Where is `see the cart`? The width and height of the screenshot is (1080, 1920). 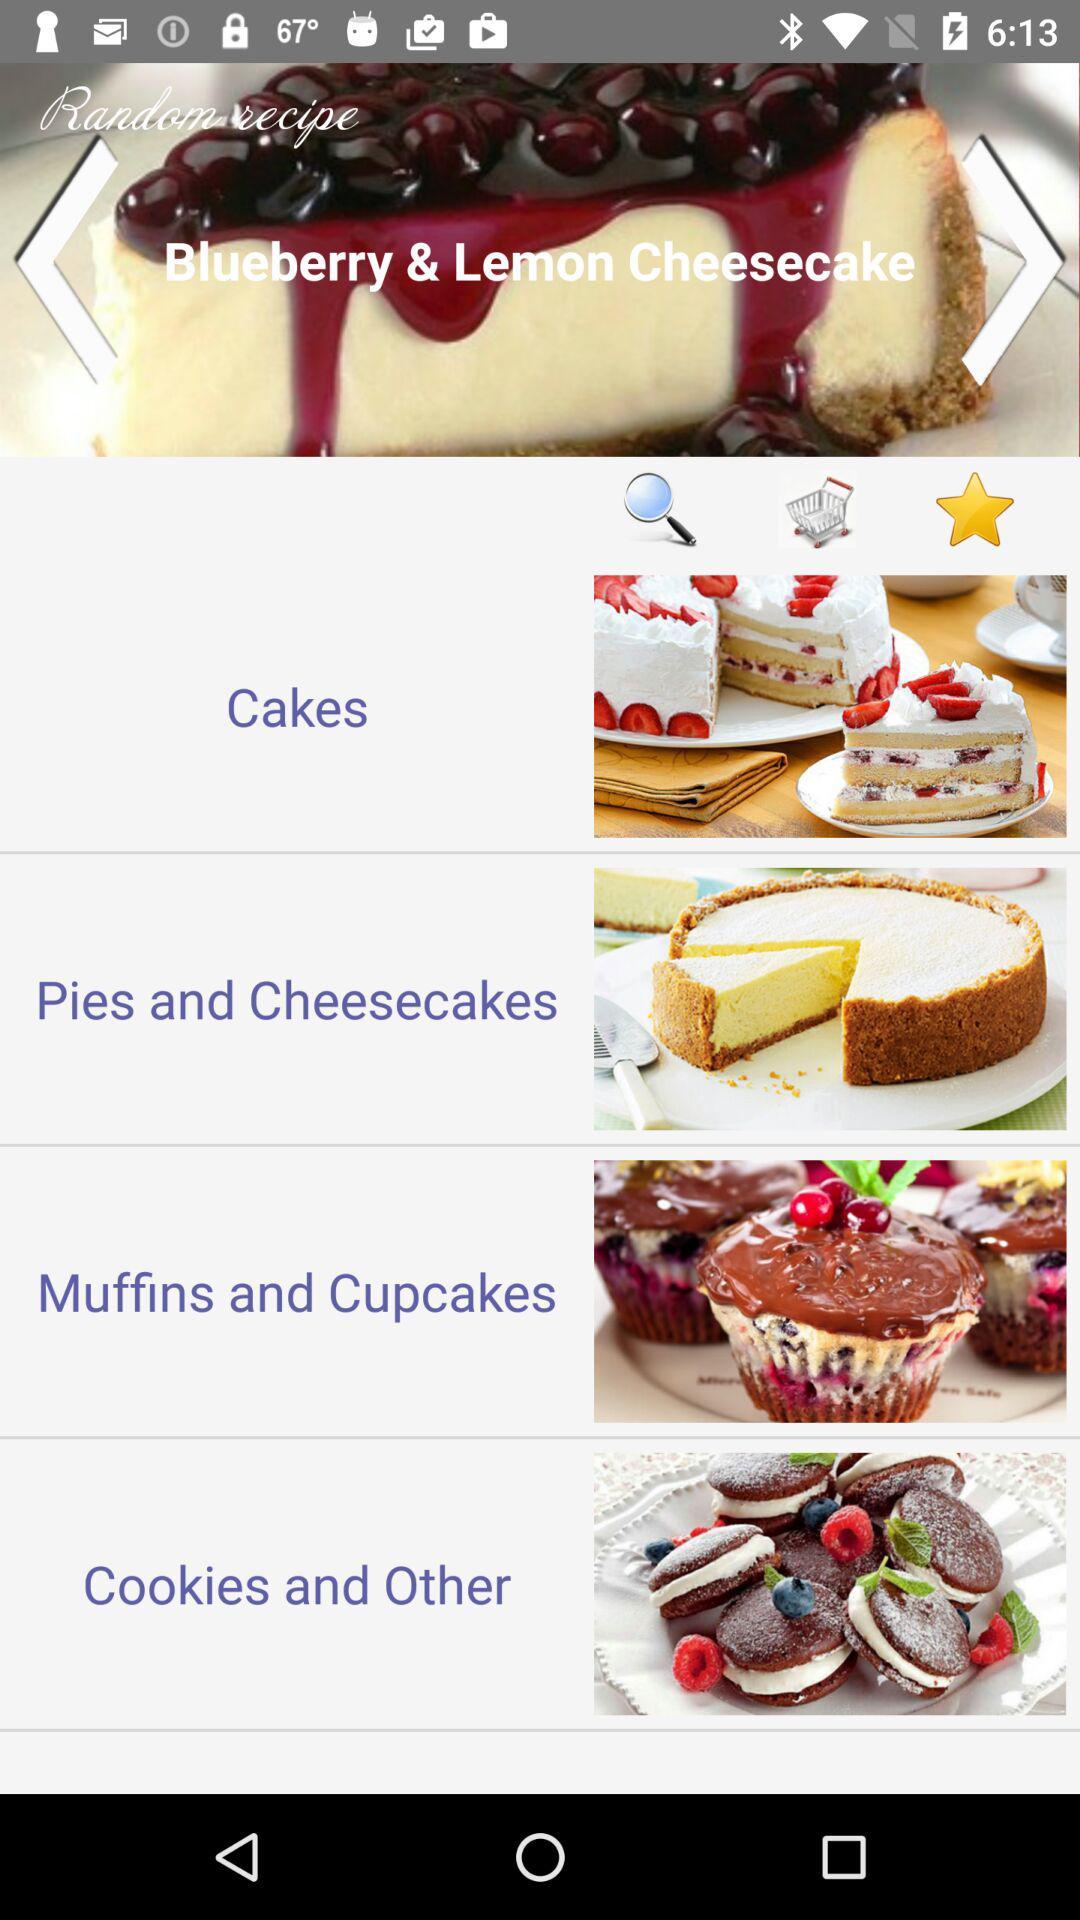 see the cart is located at coordinates (817, 509).